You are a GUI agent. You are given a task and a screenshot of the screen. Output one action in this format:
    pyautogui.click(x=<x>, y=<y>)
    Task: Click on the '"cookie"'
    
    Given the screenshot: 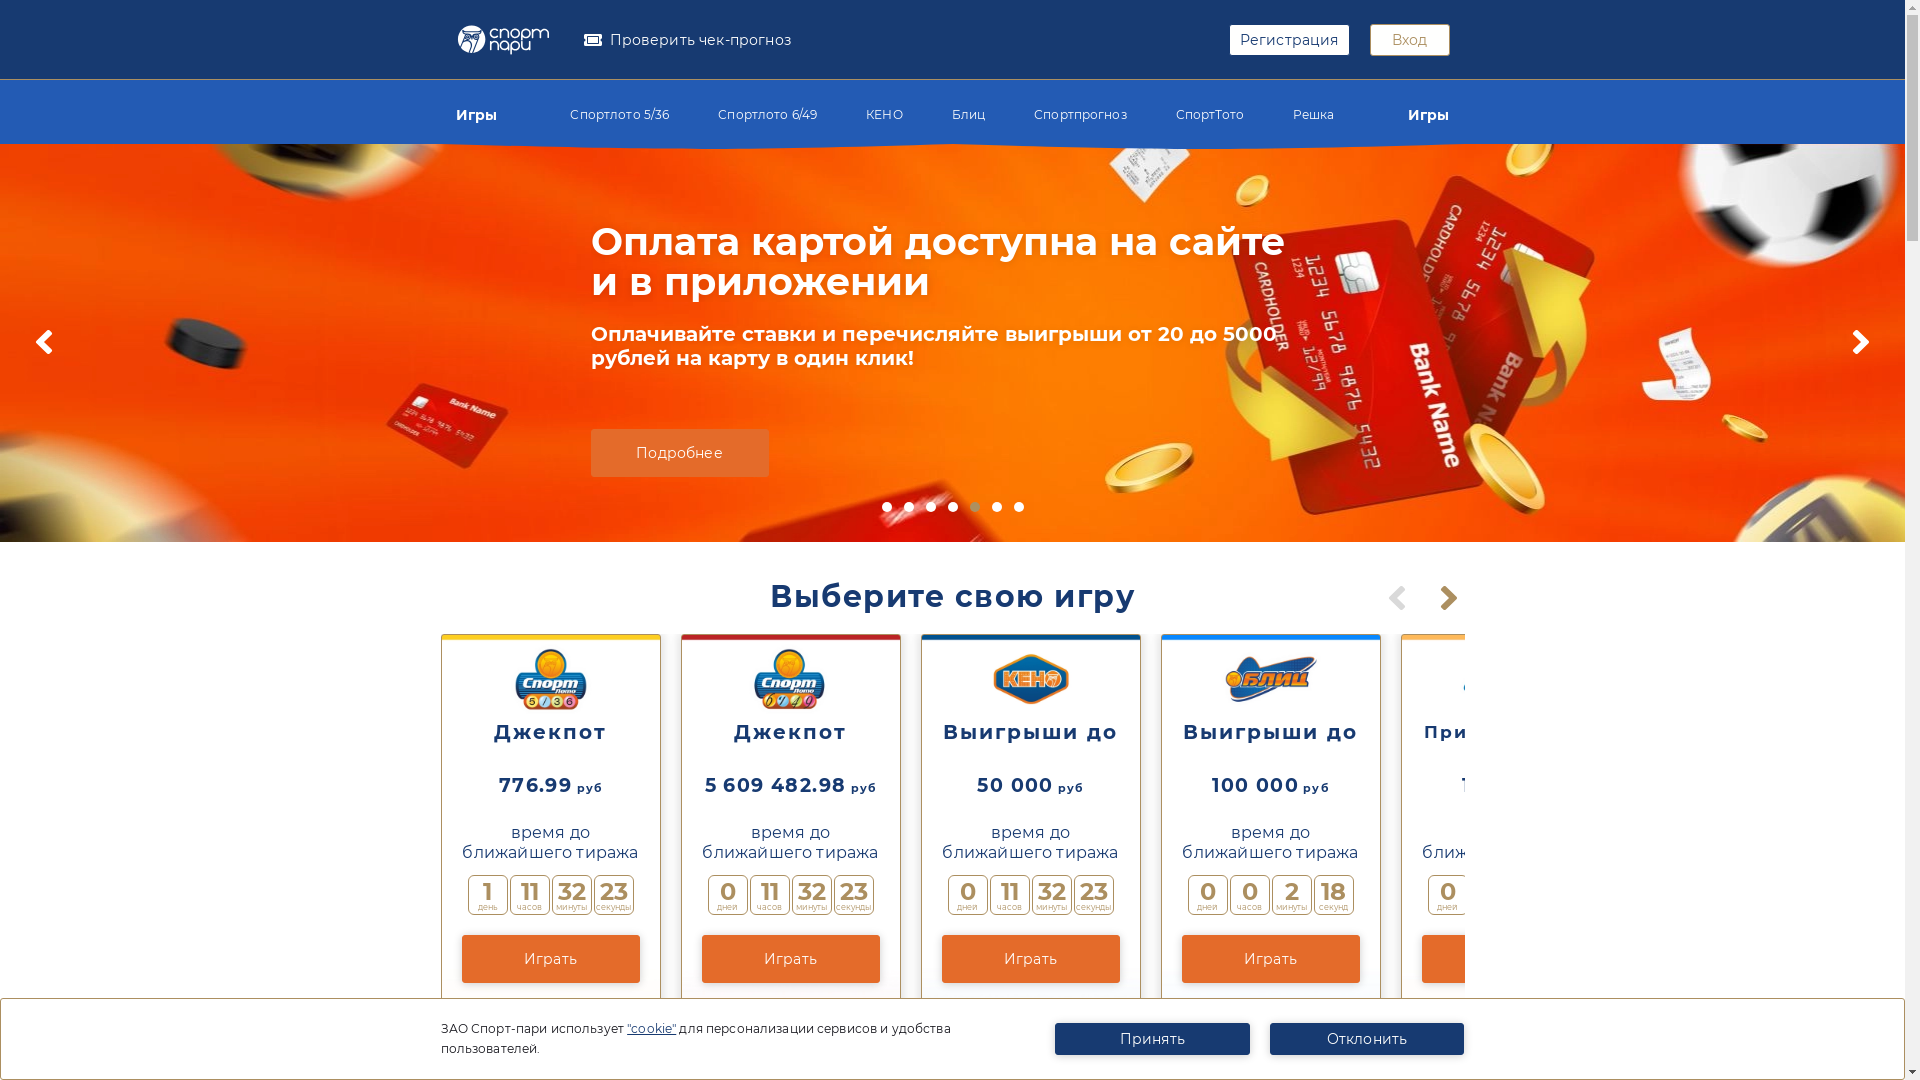 What is the action you would take?
    pyautogui.click(x=651, y=1029)
    